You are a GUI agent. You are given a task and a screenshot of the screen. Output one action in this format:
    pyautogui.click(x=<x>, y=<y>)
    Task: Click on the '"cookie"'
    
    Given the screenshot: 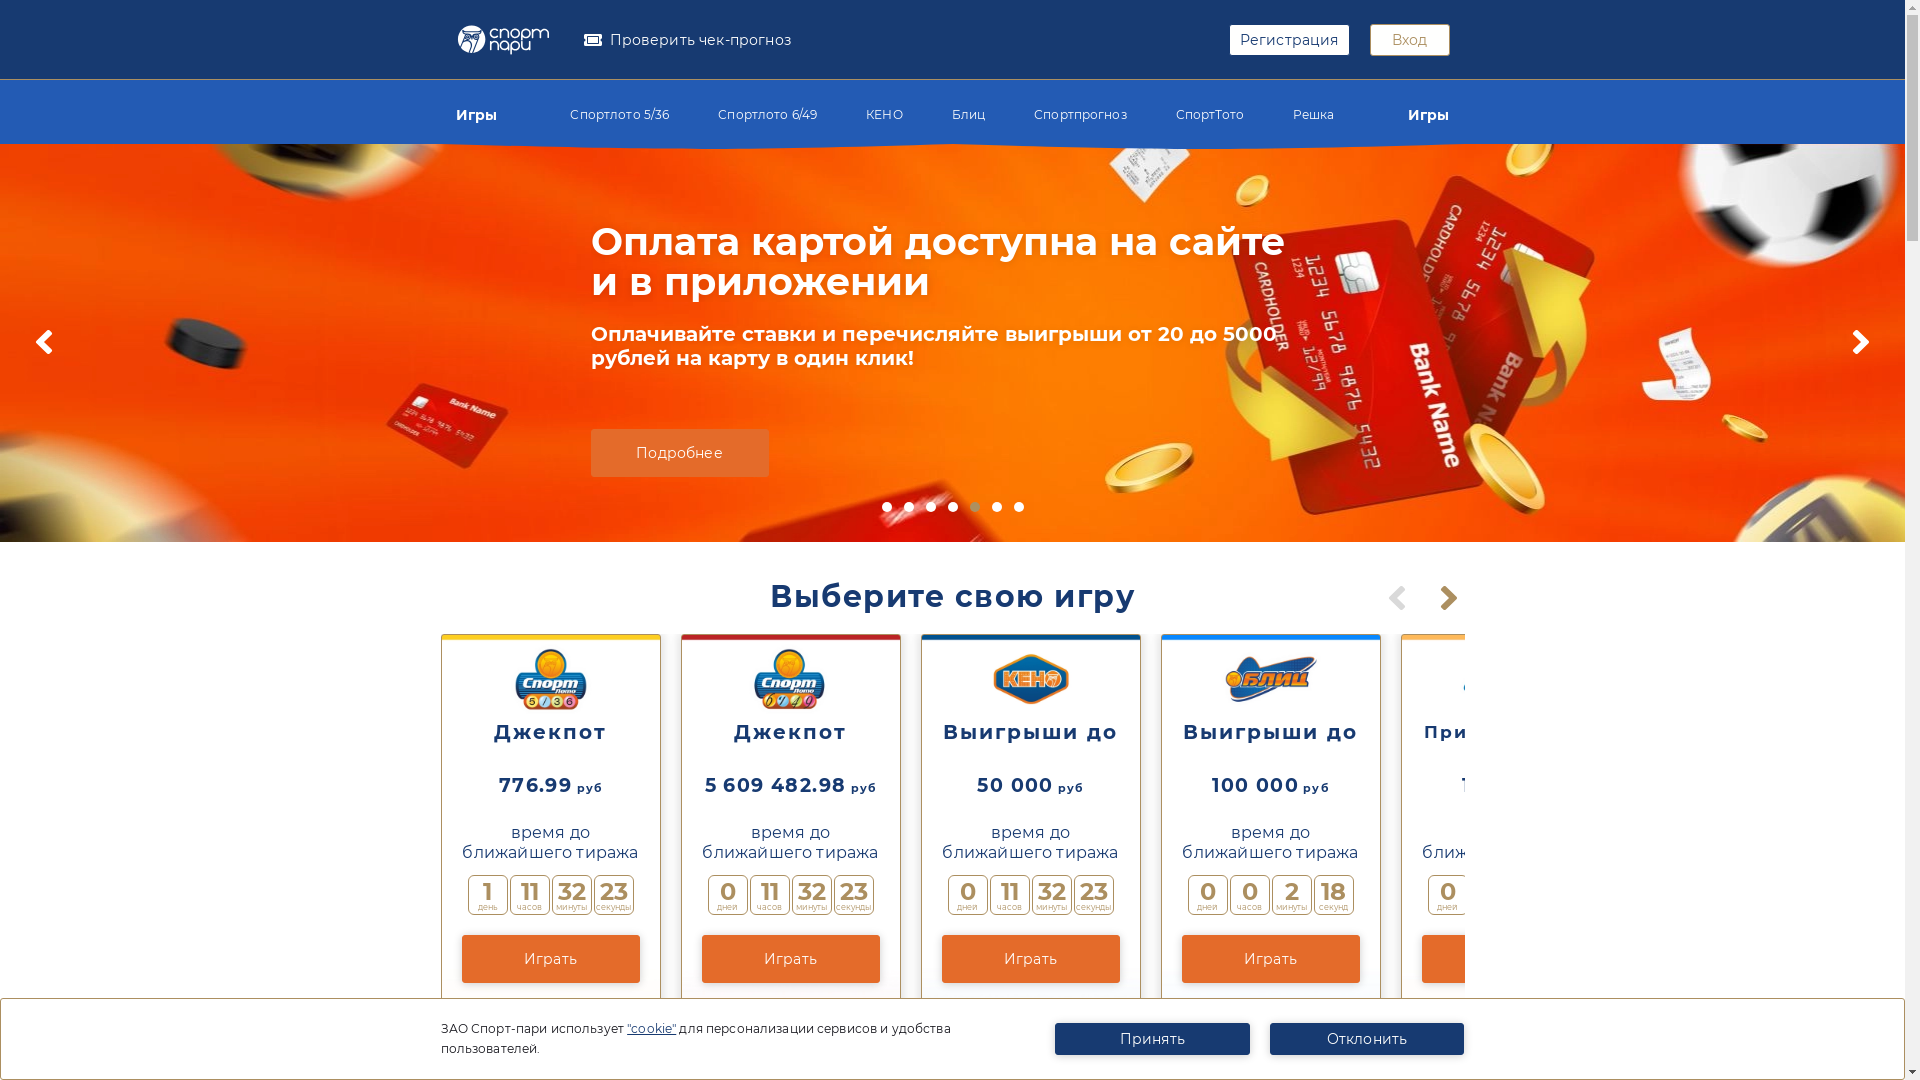 What is the action you would take?
    pyautogui.click(x=651, y=1029)
    